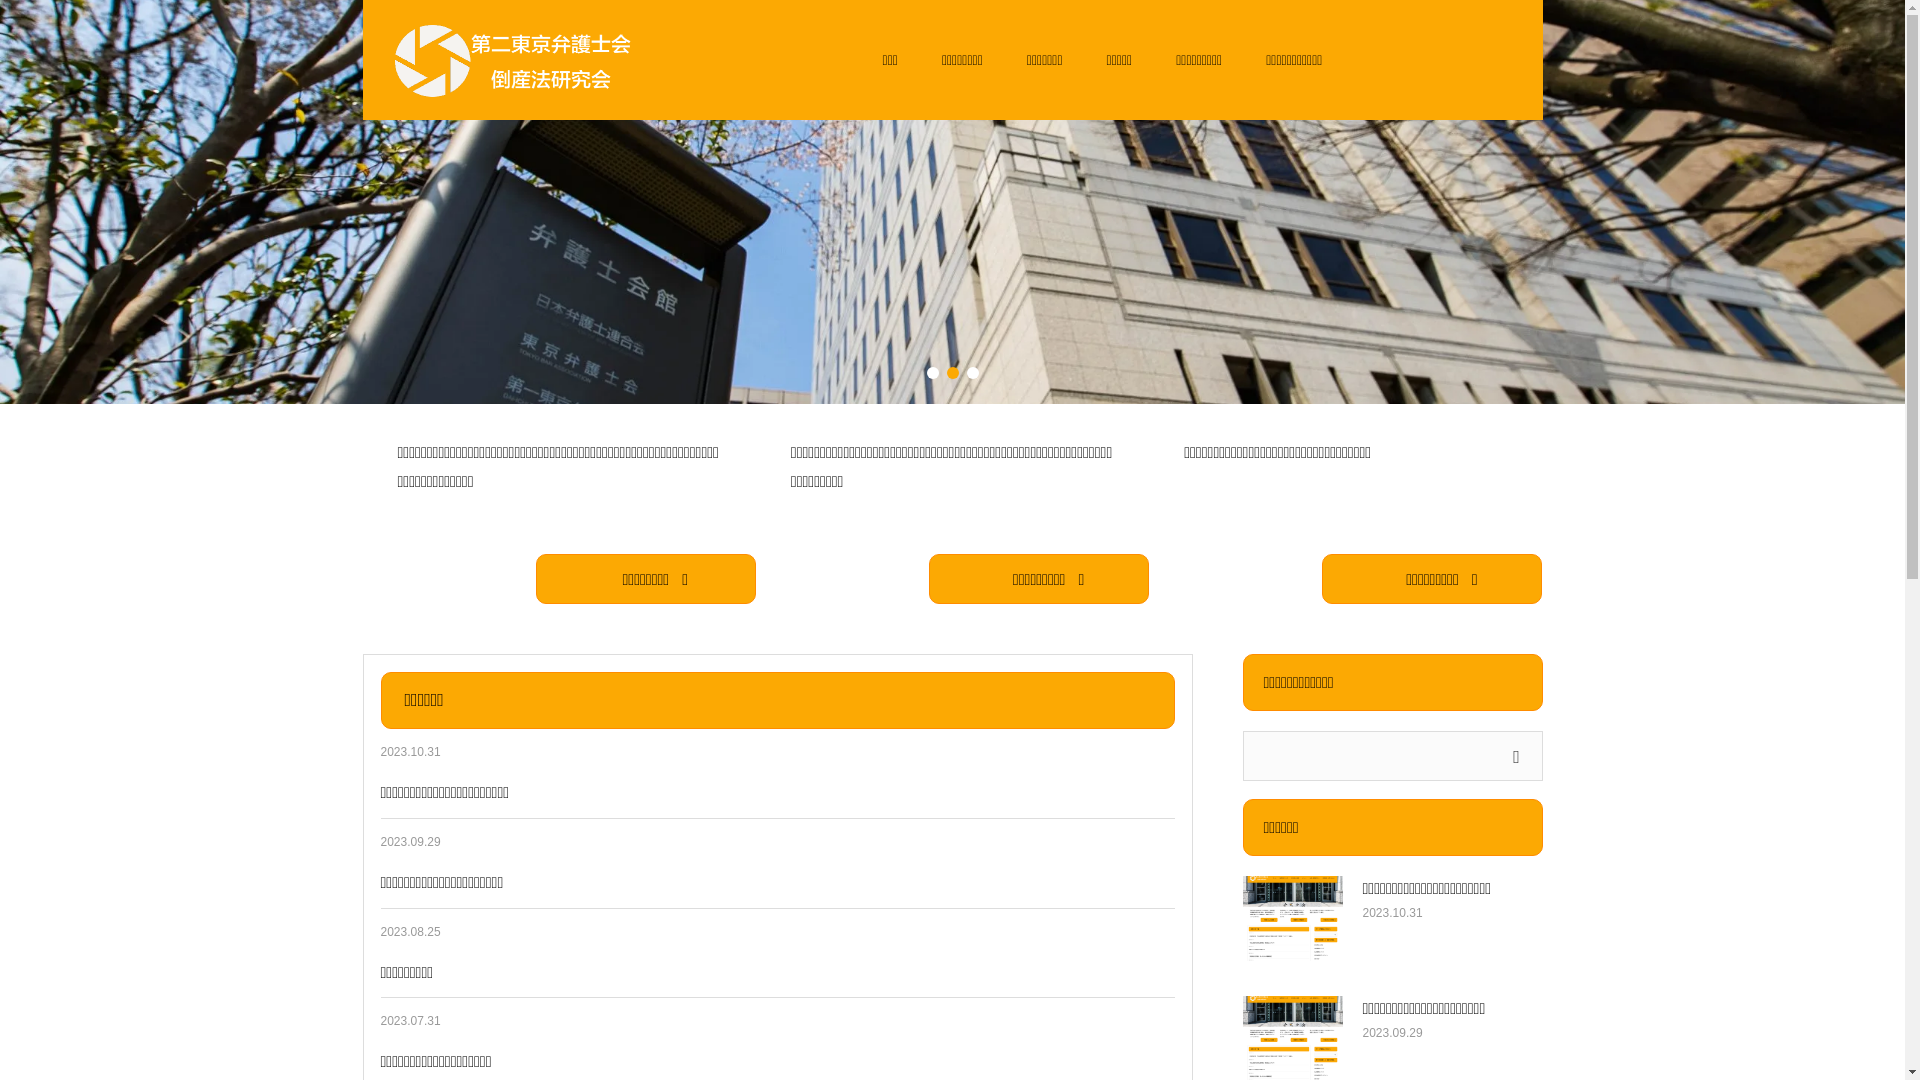 This screenshot has width=1920, height=1080. What do you see at coordinates (965, 373) in the screenshot?
I see `'3'` at bounding box center [965, 373].